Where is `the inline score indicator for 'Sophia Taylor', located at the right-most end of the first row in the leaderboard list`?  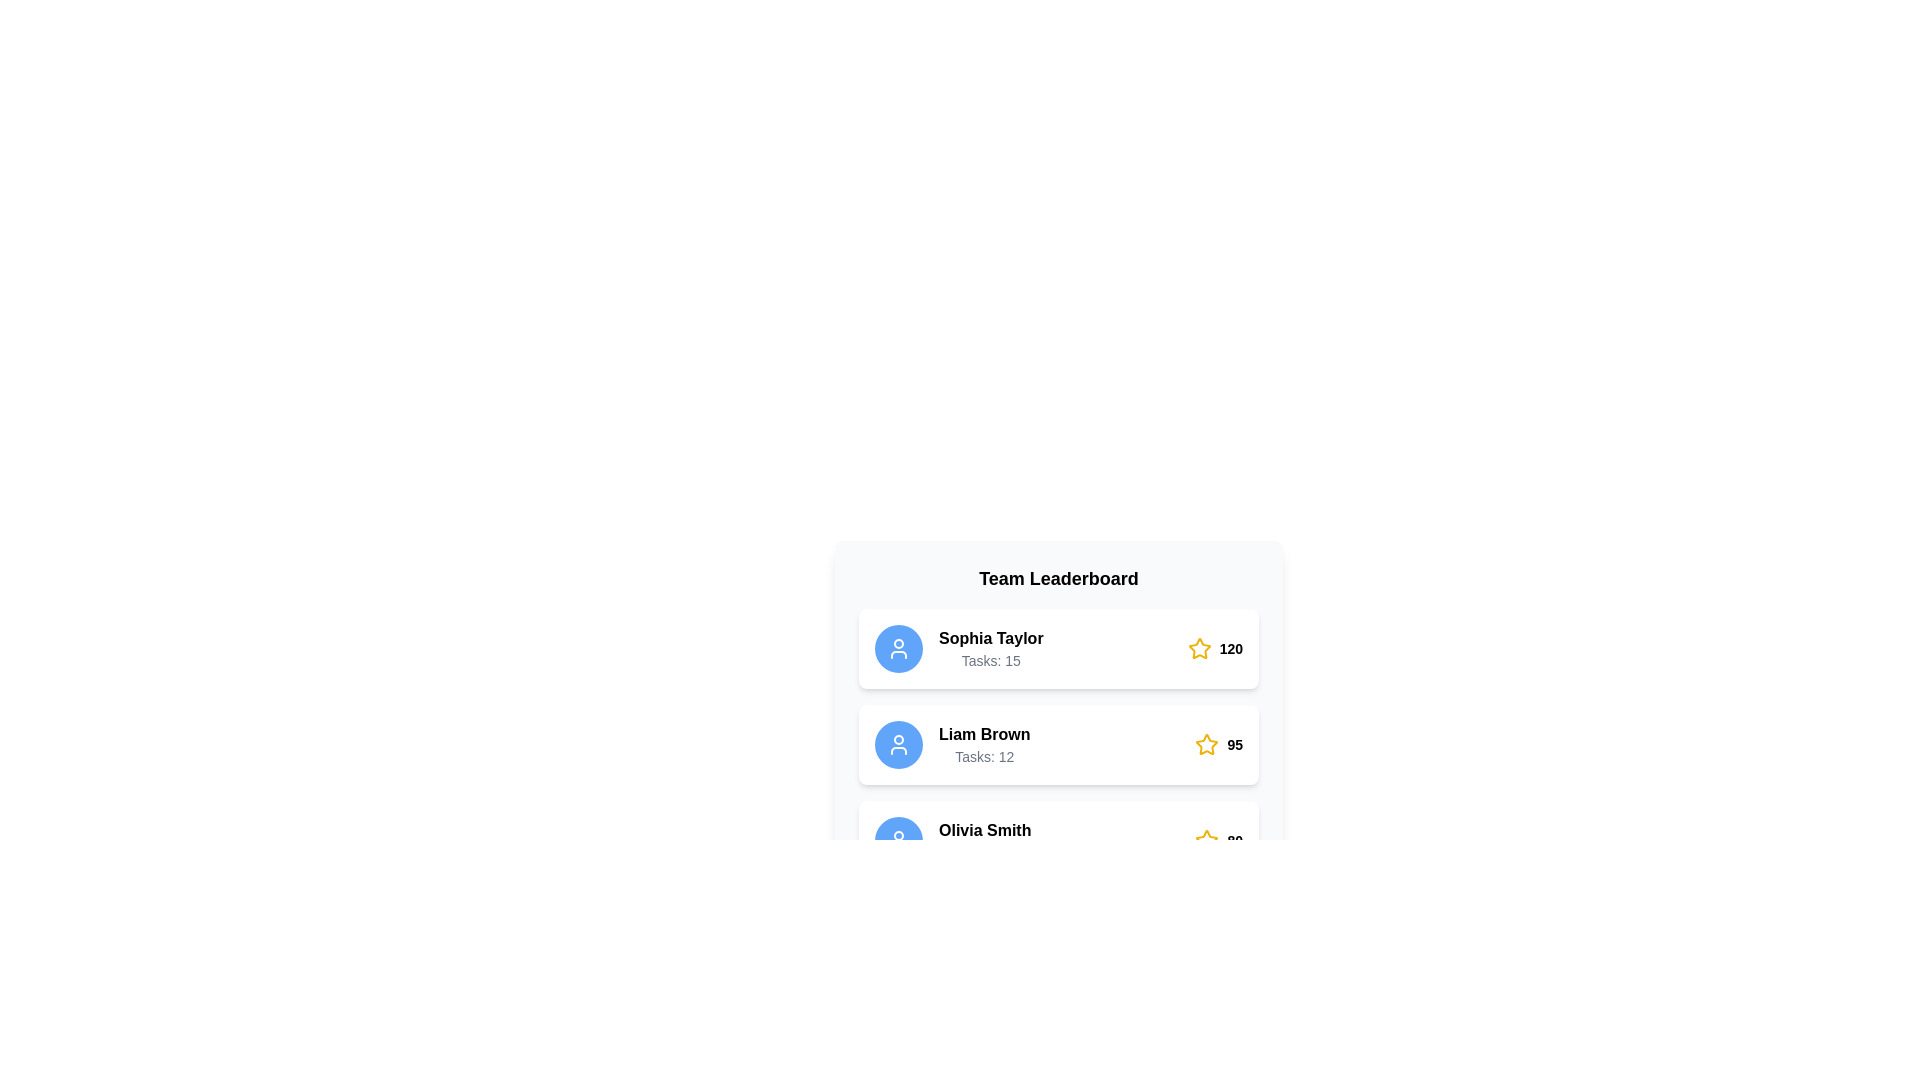
the inline score indicator for 'Sophia Taylor', located at the right-most end of the first row in the leaderboard list is located at coordinates (1214, 648).